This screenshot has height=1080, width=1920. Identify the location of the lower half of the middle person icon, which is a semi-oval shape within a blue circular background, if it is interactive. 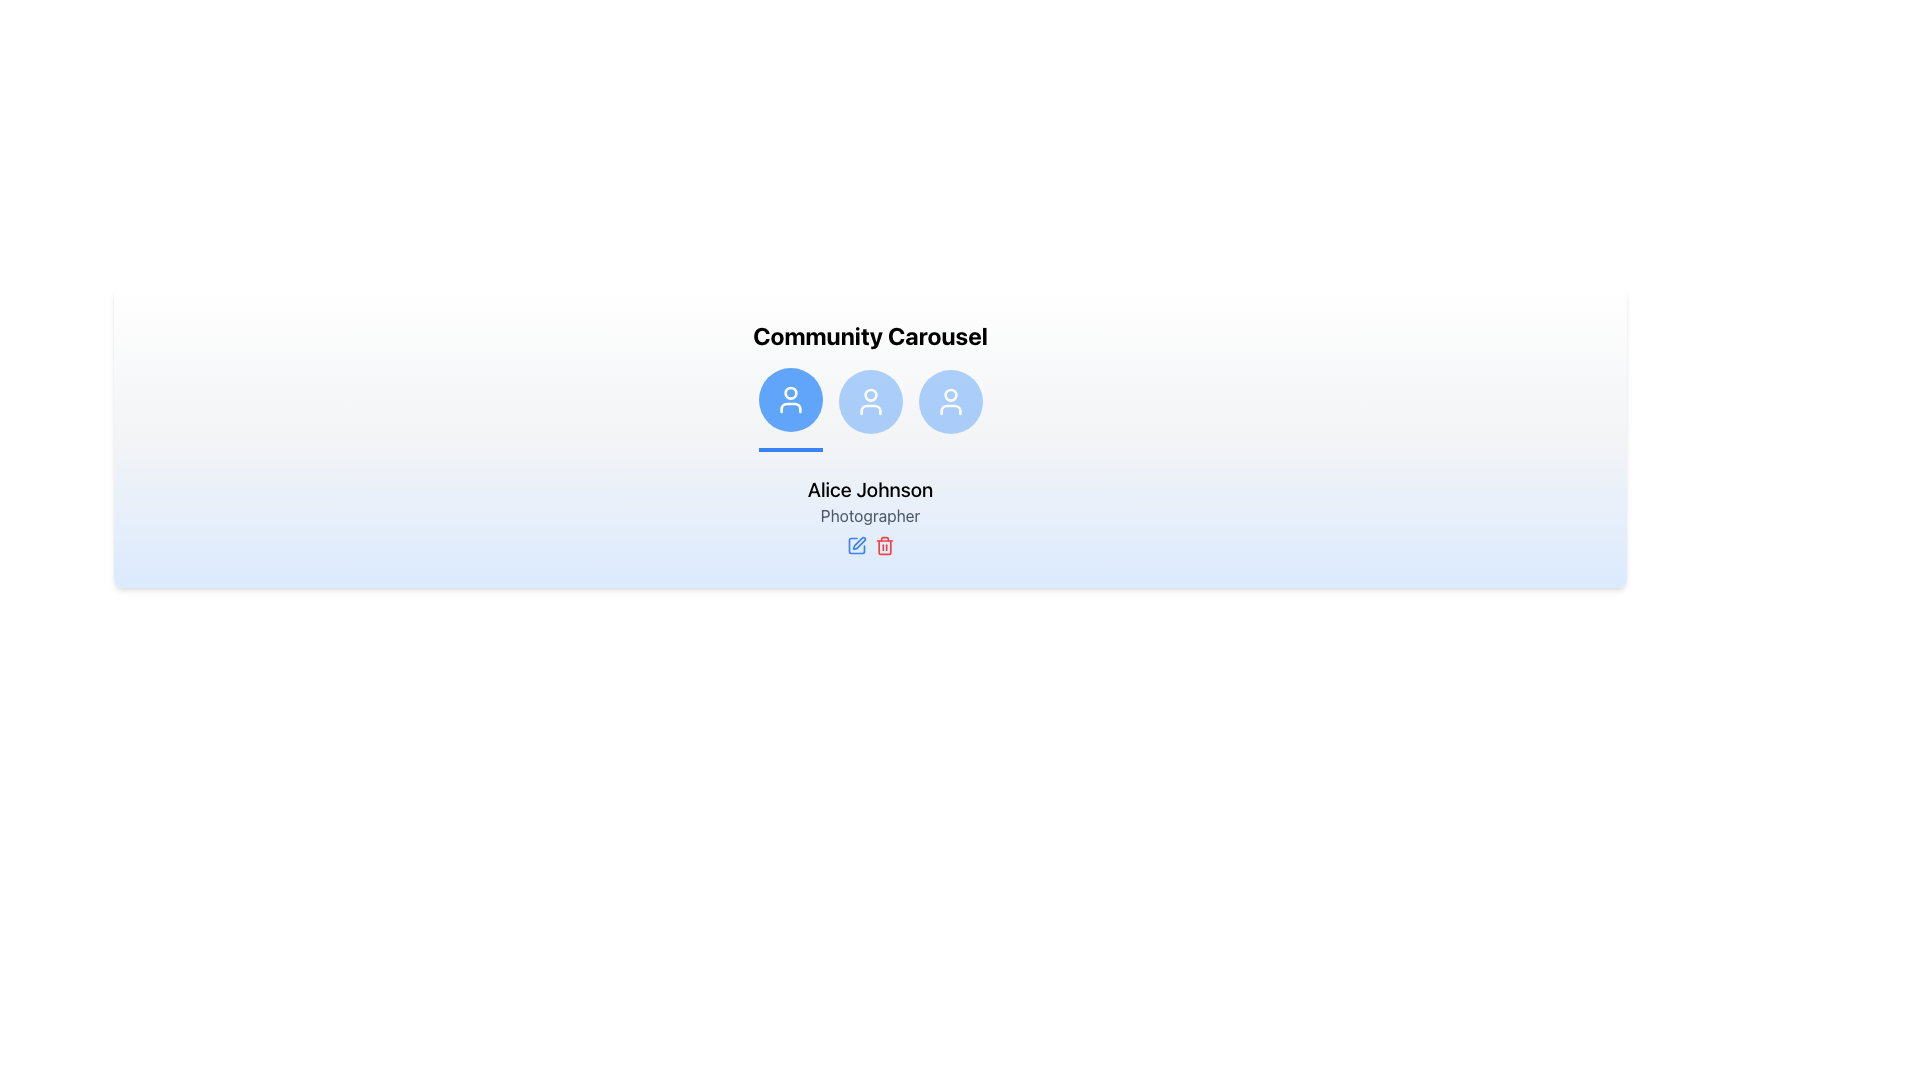
(870, 408).